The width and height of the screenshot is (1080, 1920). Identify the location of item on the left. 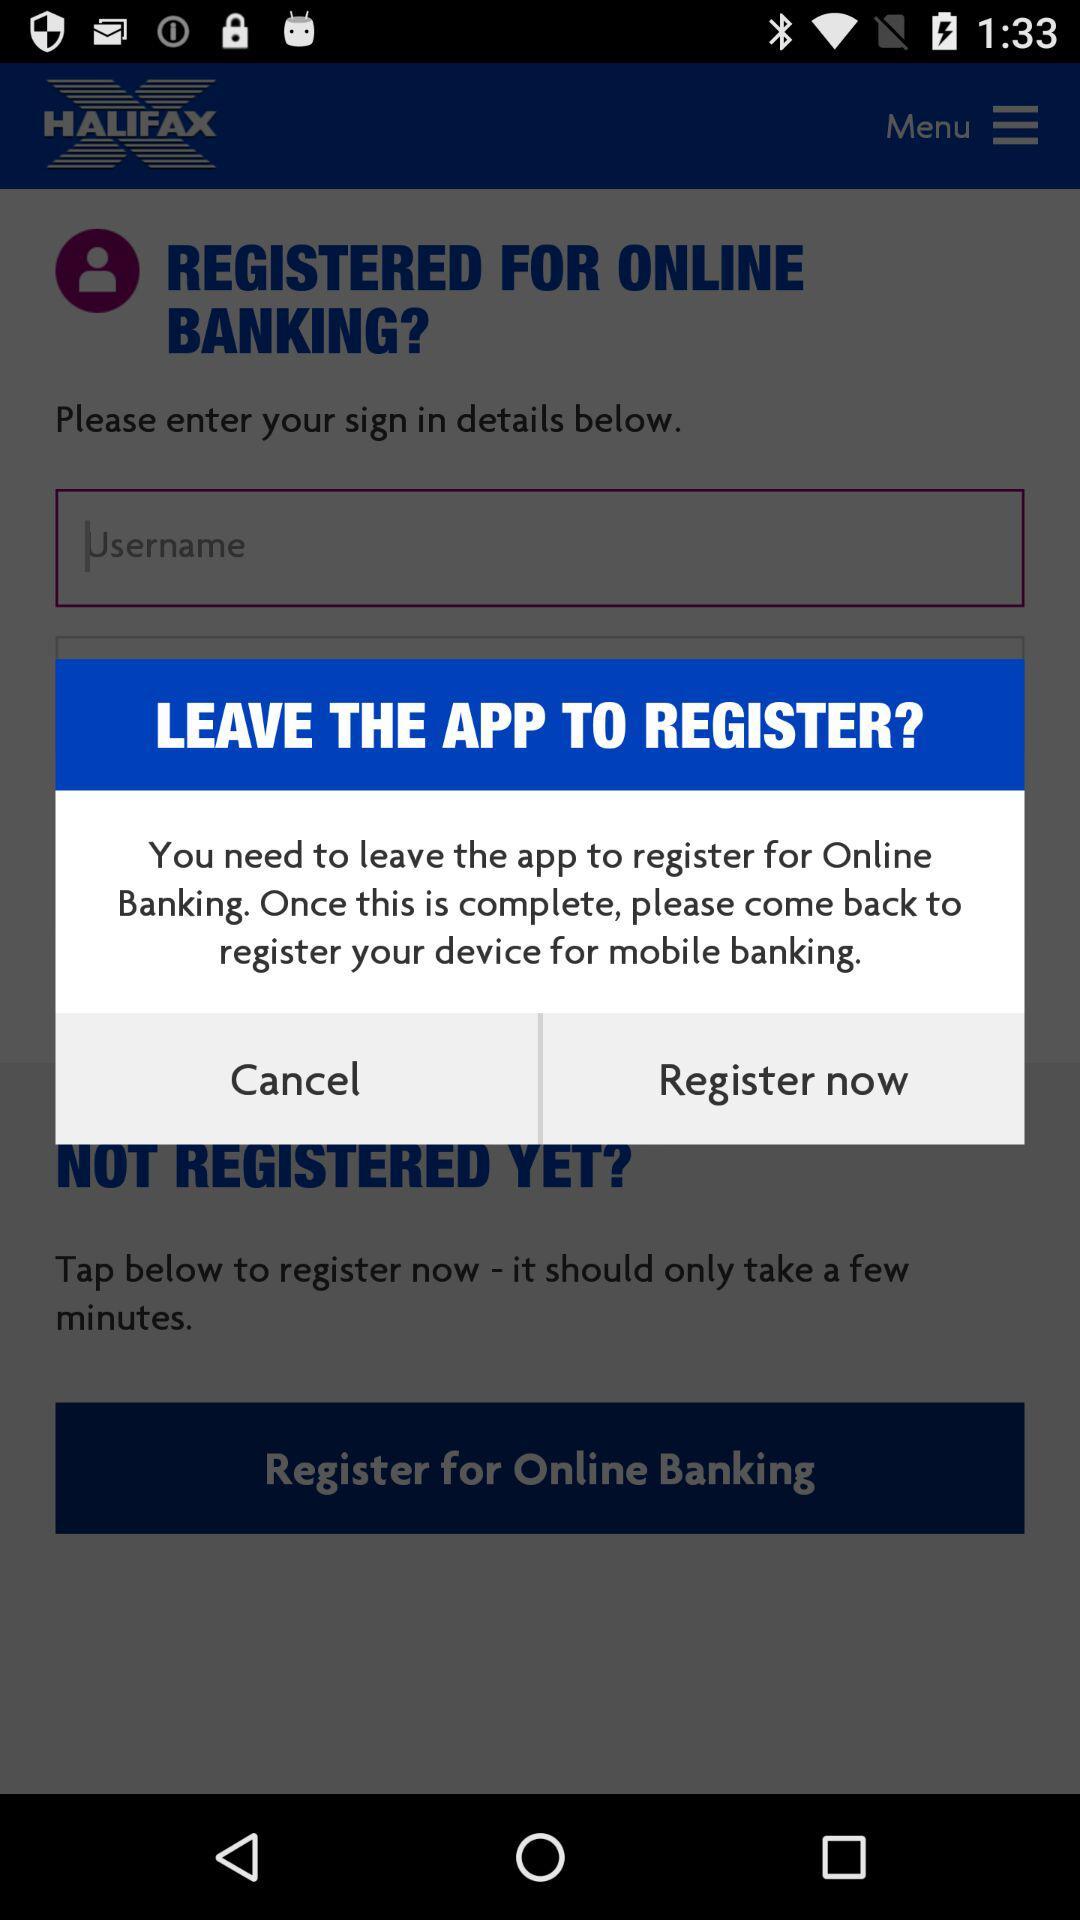
(296, 1077).